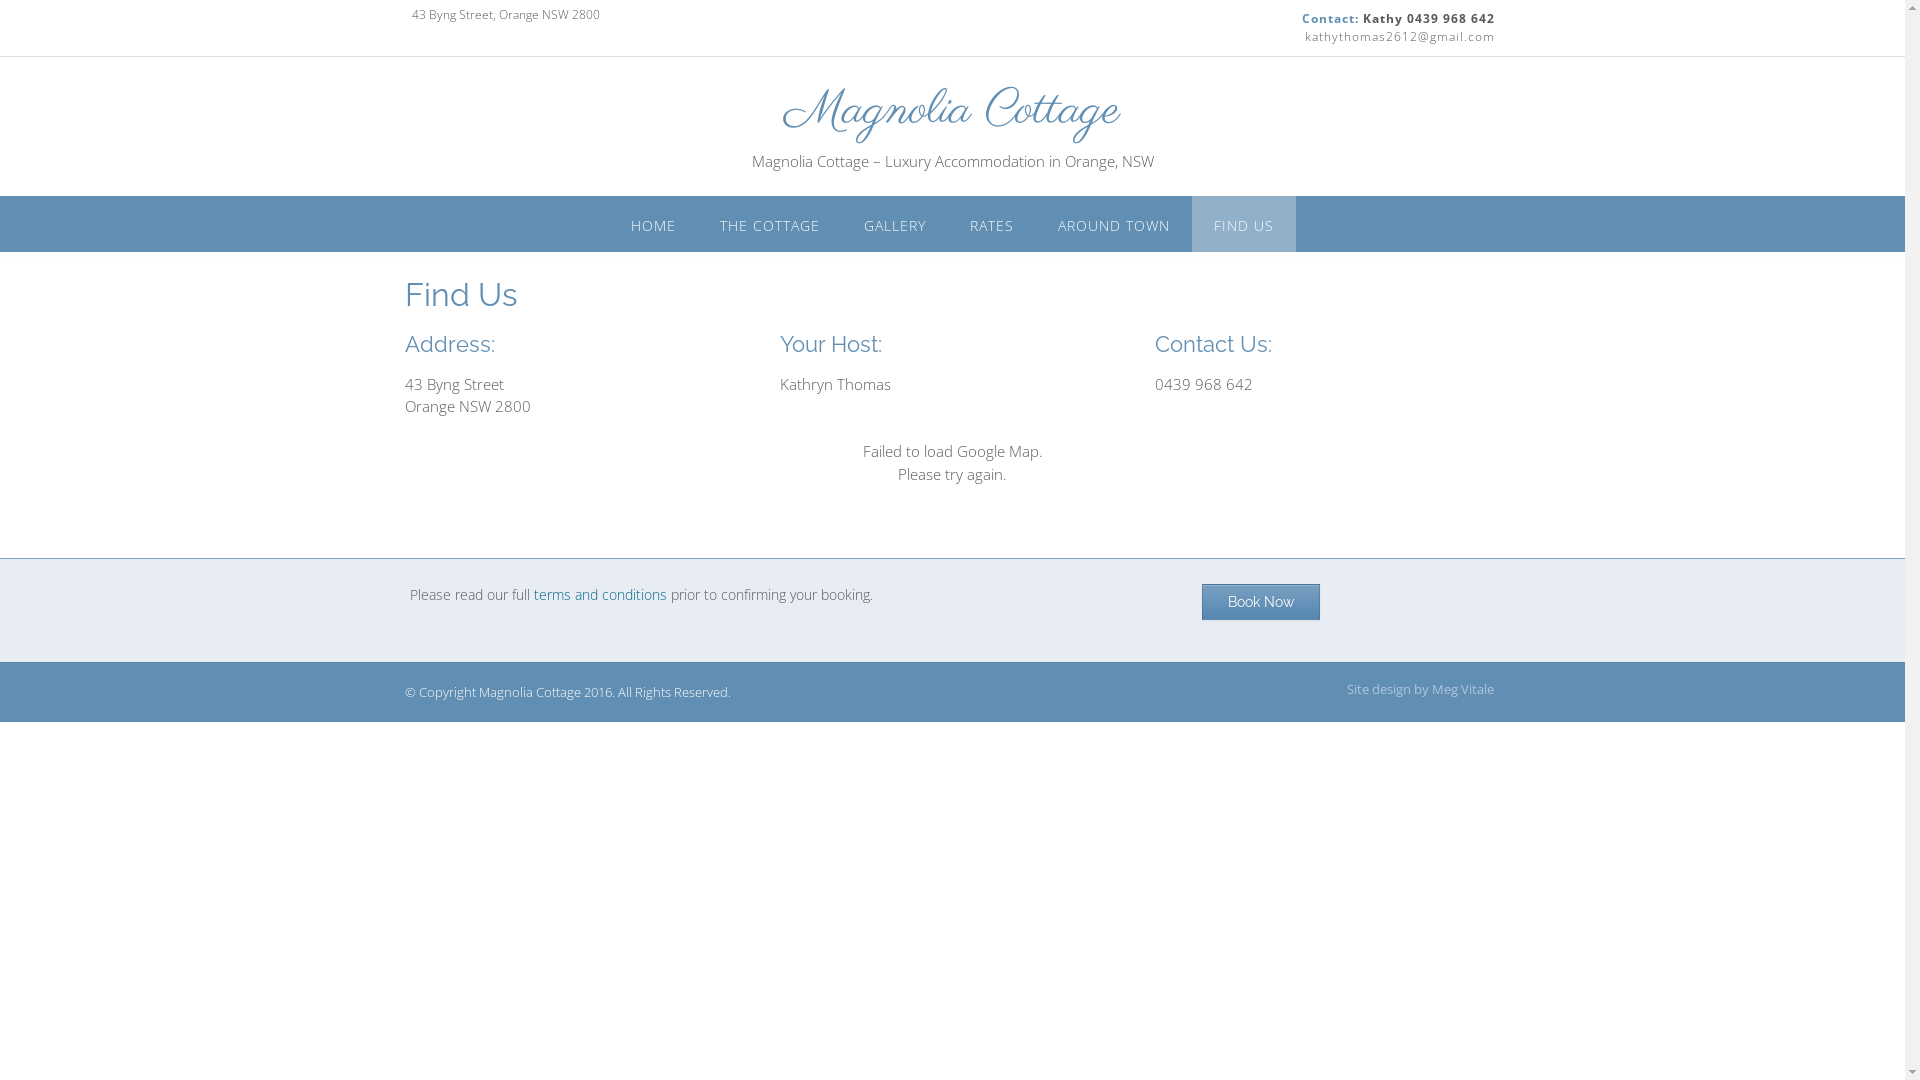 The height and width of the screenshot is (1080, 1920). Describe the element at coordinates (893, 223) in the screenshot. I see `'GALLERY'` at that location.